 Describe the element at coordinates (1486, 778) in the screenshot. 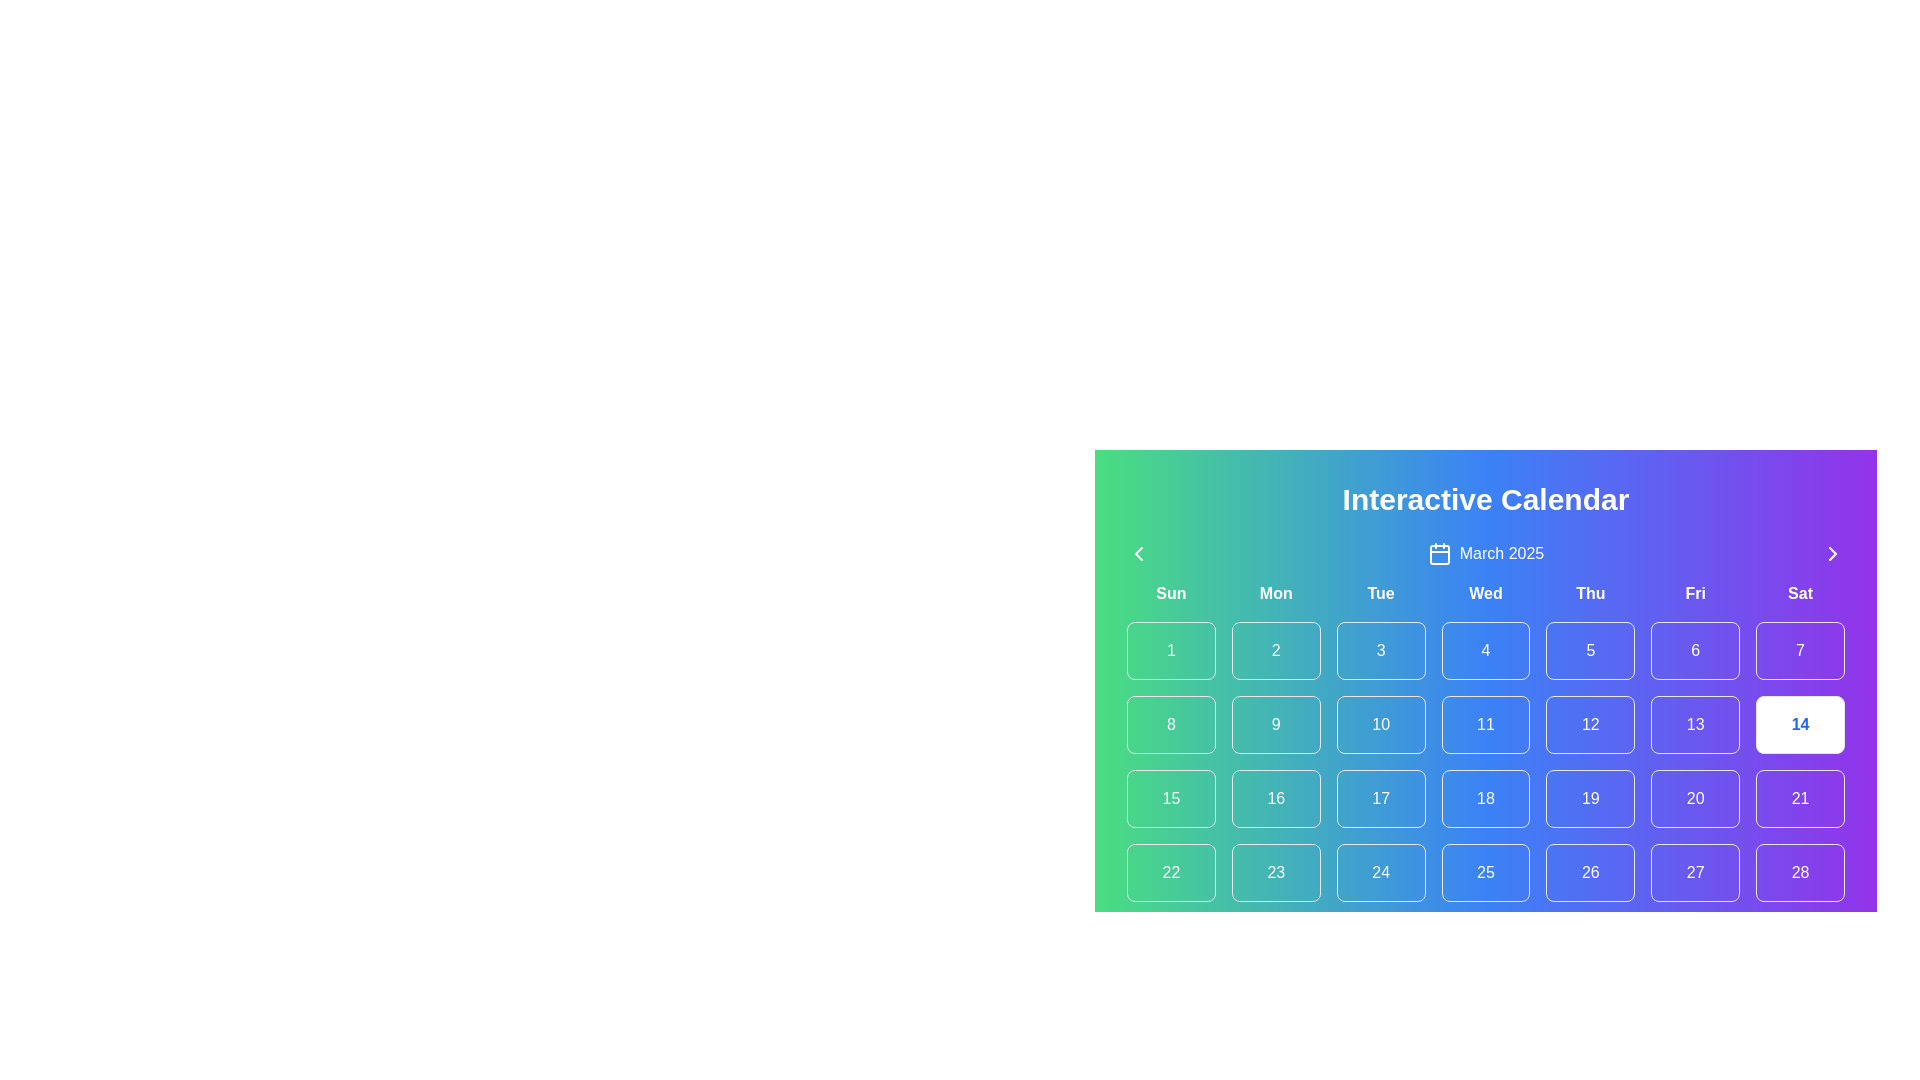

I see `the calendar date cell for the date 18 (Wednesday) in the interactive calendar for March 2025, located in the fourth row and third column` at that location.